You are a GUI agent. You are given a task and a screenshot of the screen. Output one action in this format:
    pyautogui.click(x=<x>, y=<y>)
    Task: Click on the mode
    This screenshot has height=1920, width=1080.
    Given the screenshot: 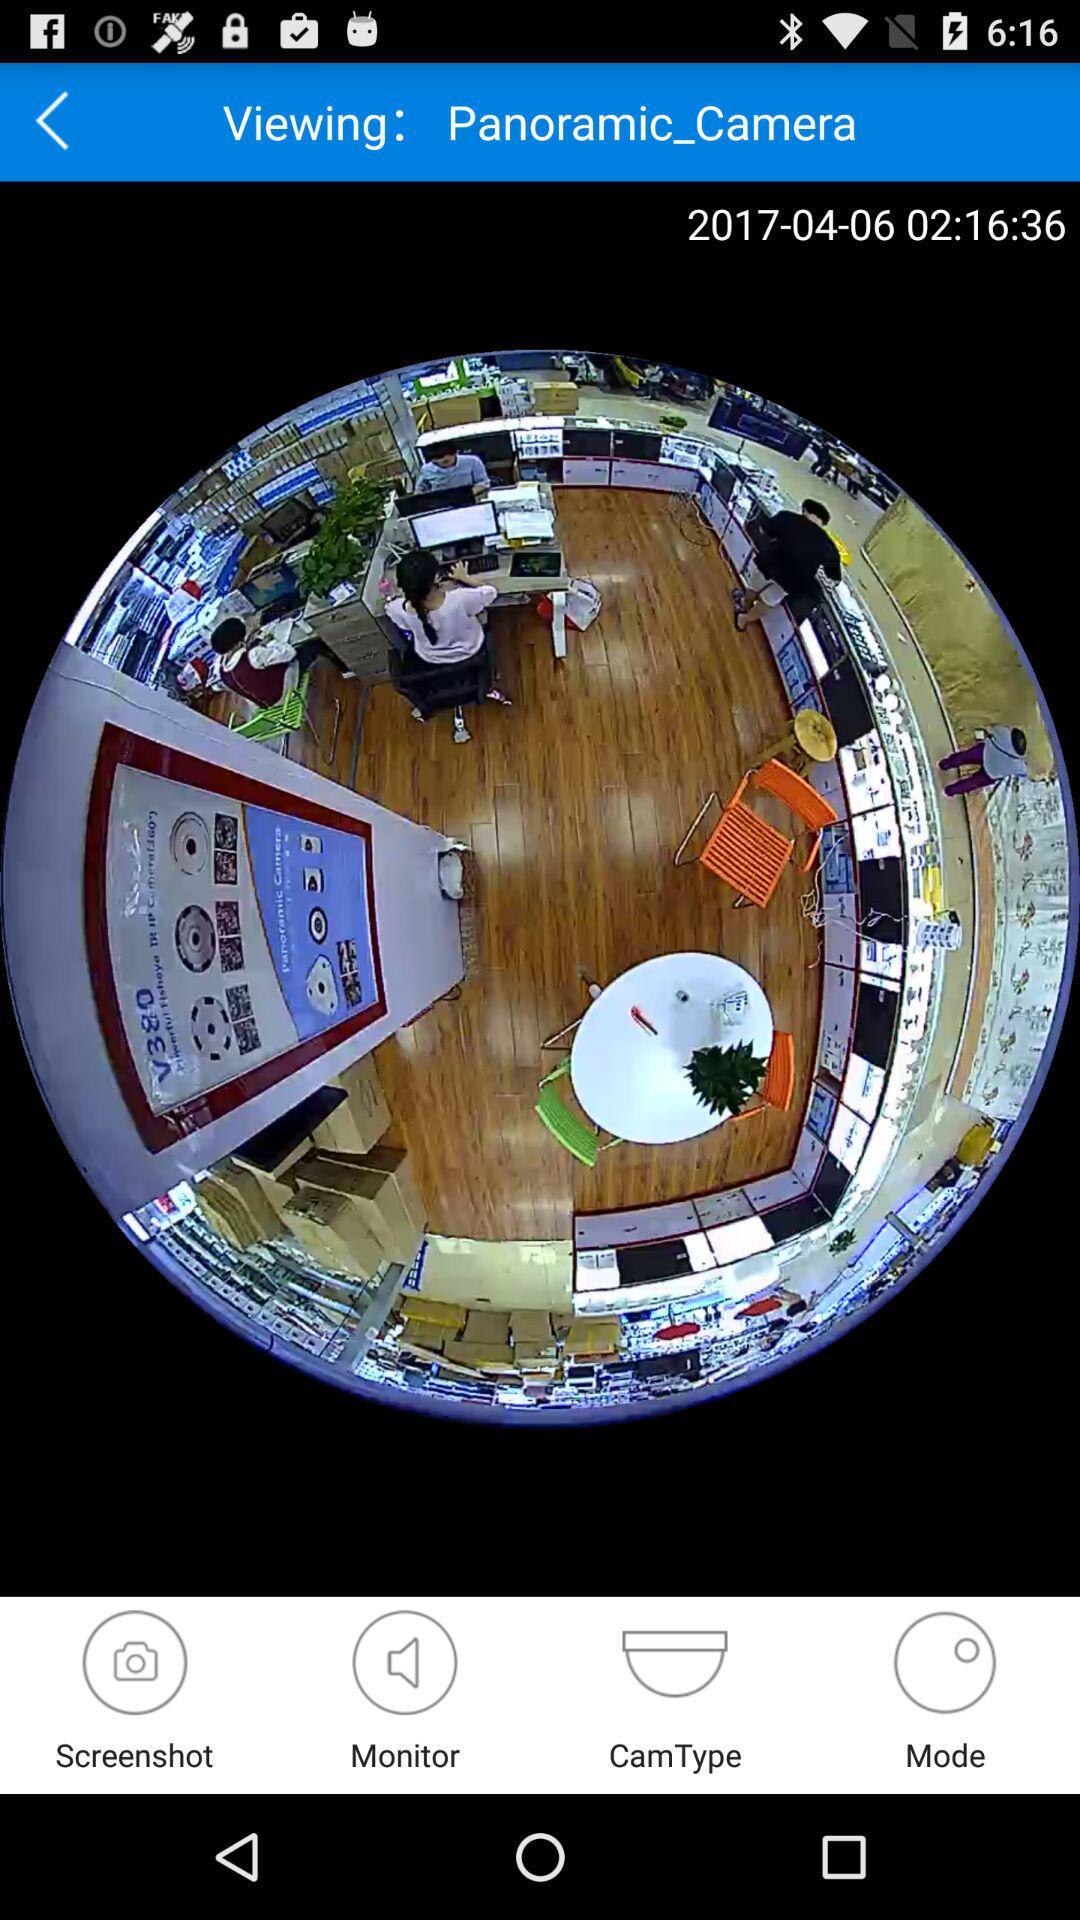 What is the action you would take?
    pyautogui.click(x=945, y=1662)
    